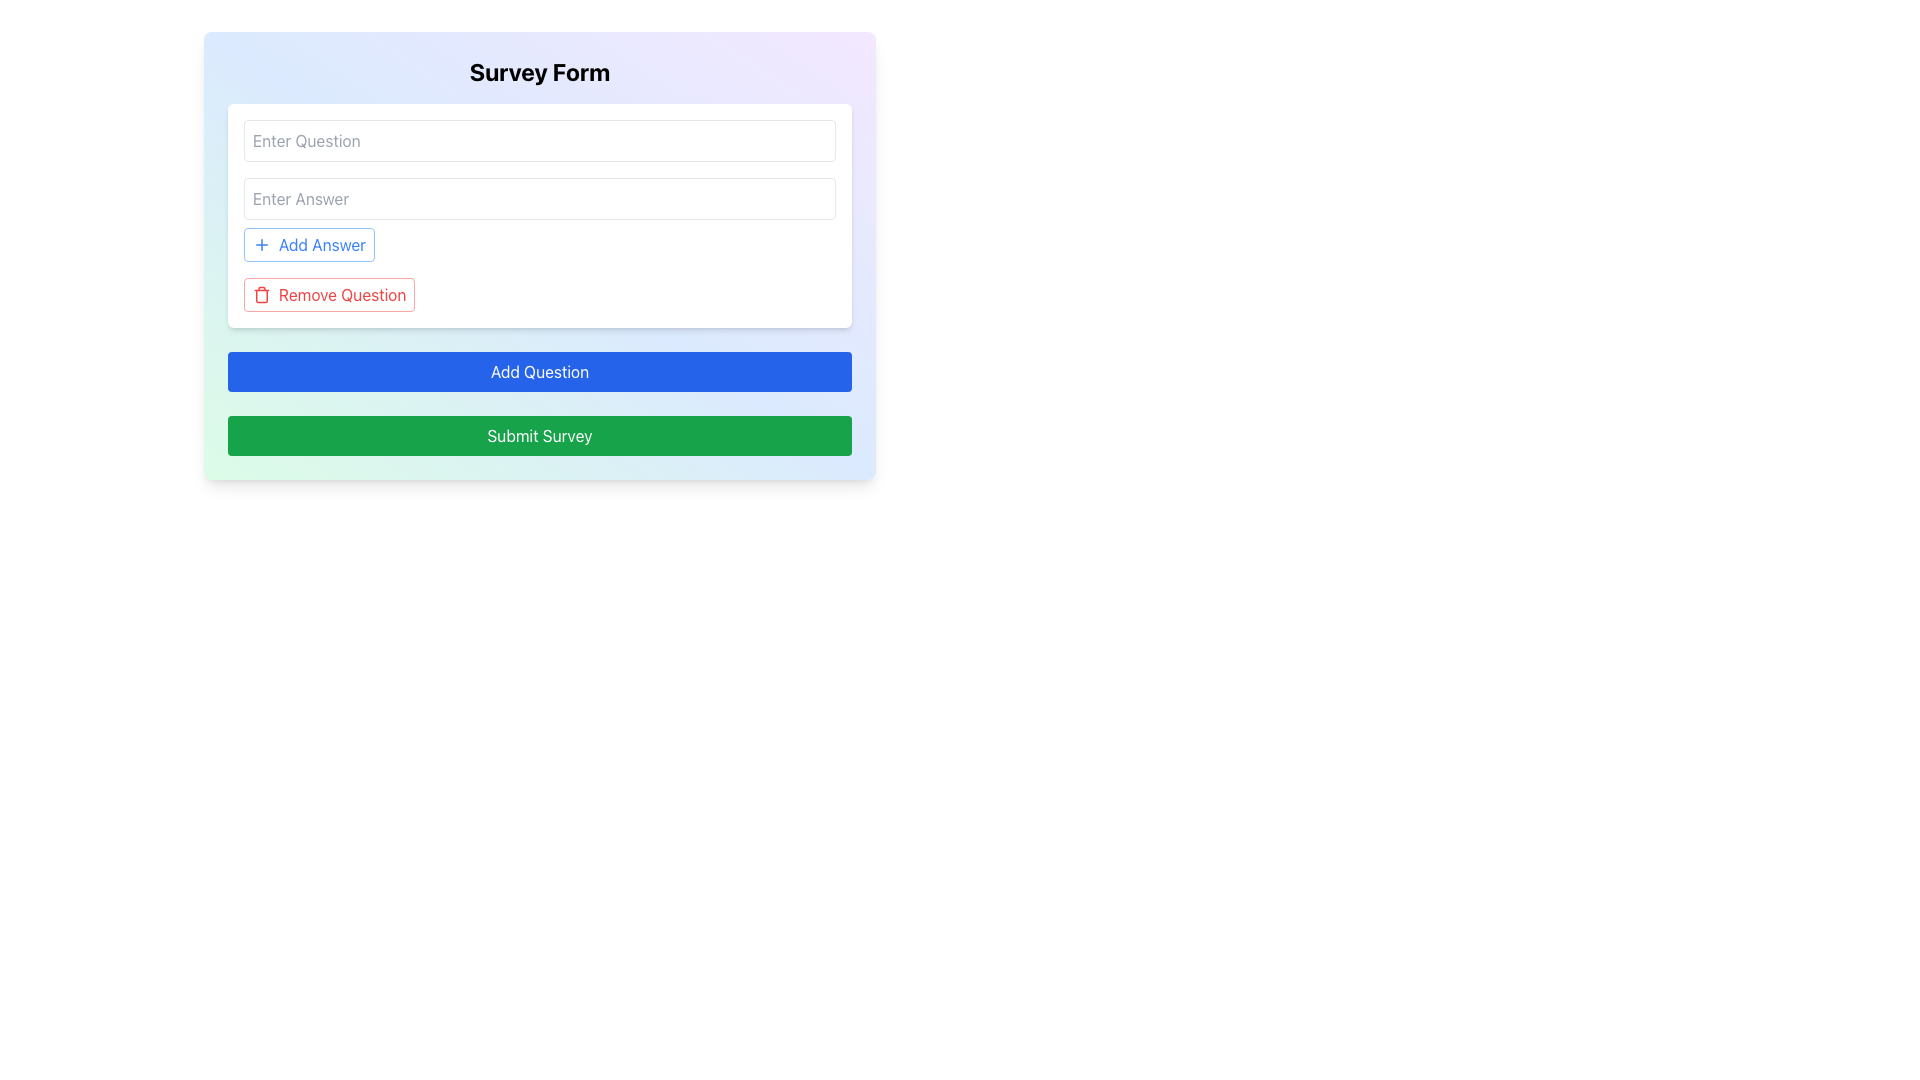  Describe the element at coordinates (308, 244) in the screenshot. I see `the button located below the 'Enter Answer' text input field and above the 'Remove Question' button` at that location.